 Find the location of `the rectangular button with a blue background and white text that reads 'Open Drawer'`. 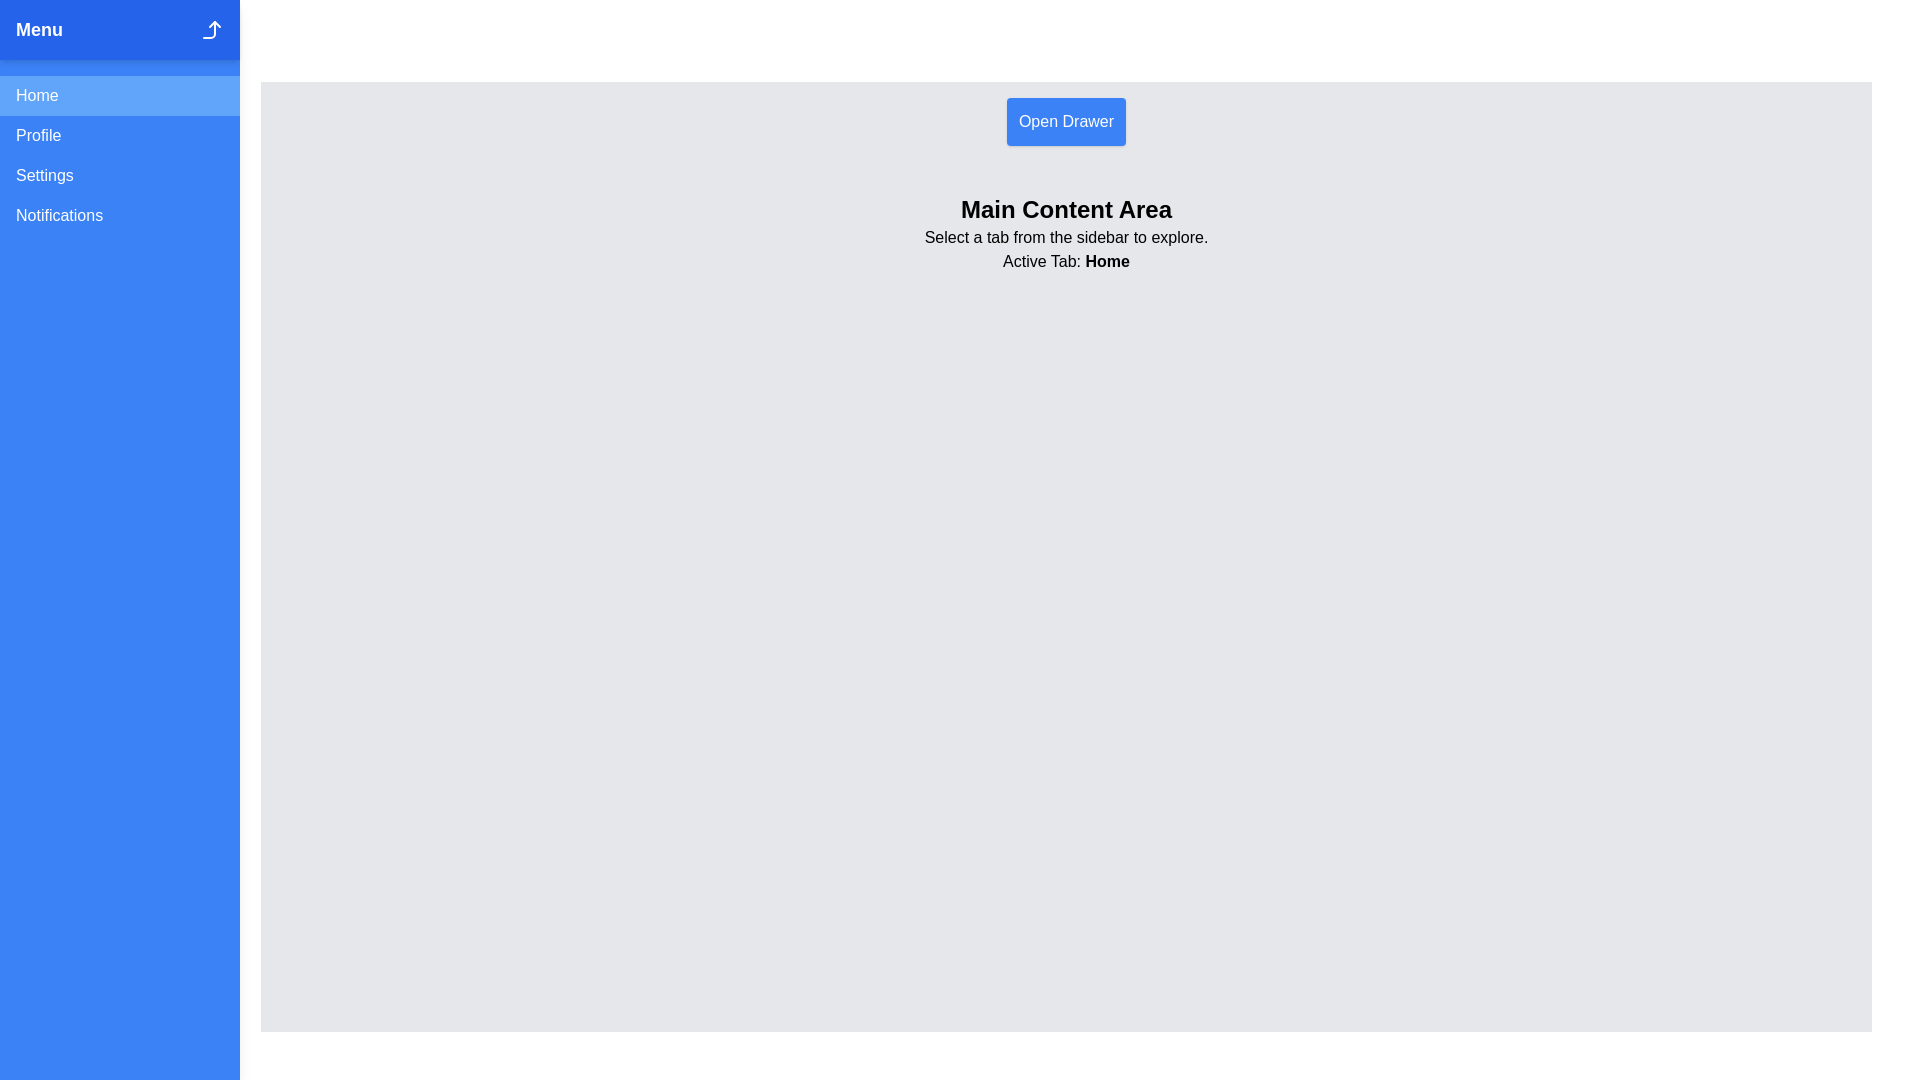

the rectangular button with a blue background and white text that reads 'Open Drawer' is located at coordinates (1065, 122).